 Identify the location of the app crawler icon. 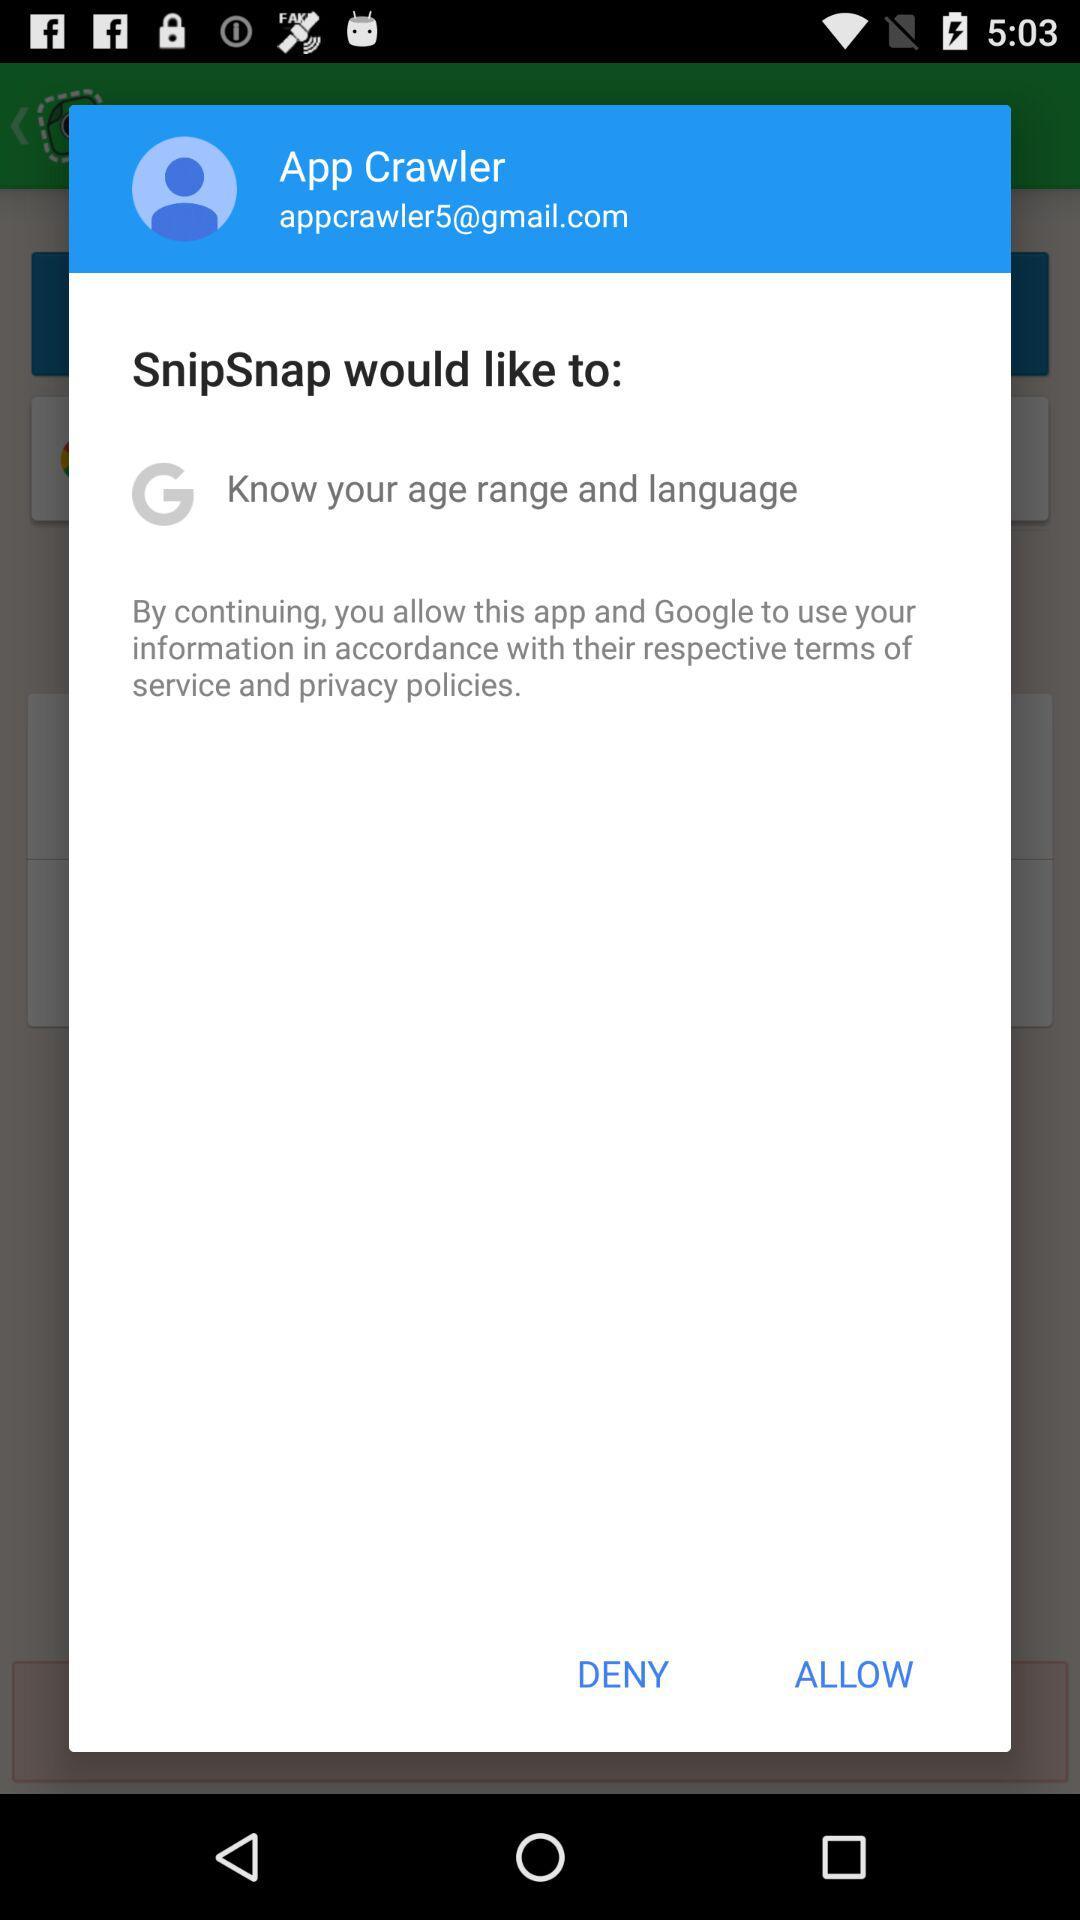
(392, 164).